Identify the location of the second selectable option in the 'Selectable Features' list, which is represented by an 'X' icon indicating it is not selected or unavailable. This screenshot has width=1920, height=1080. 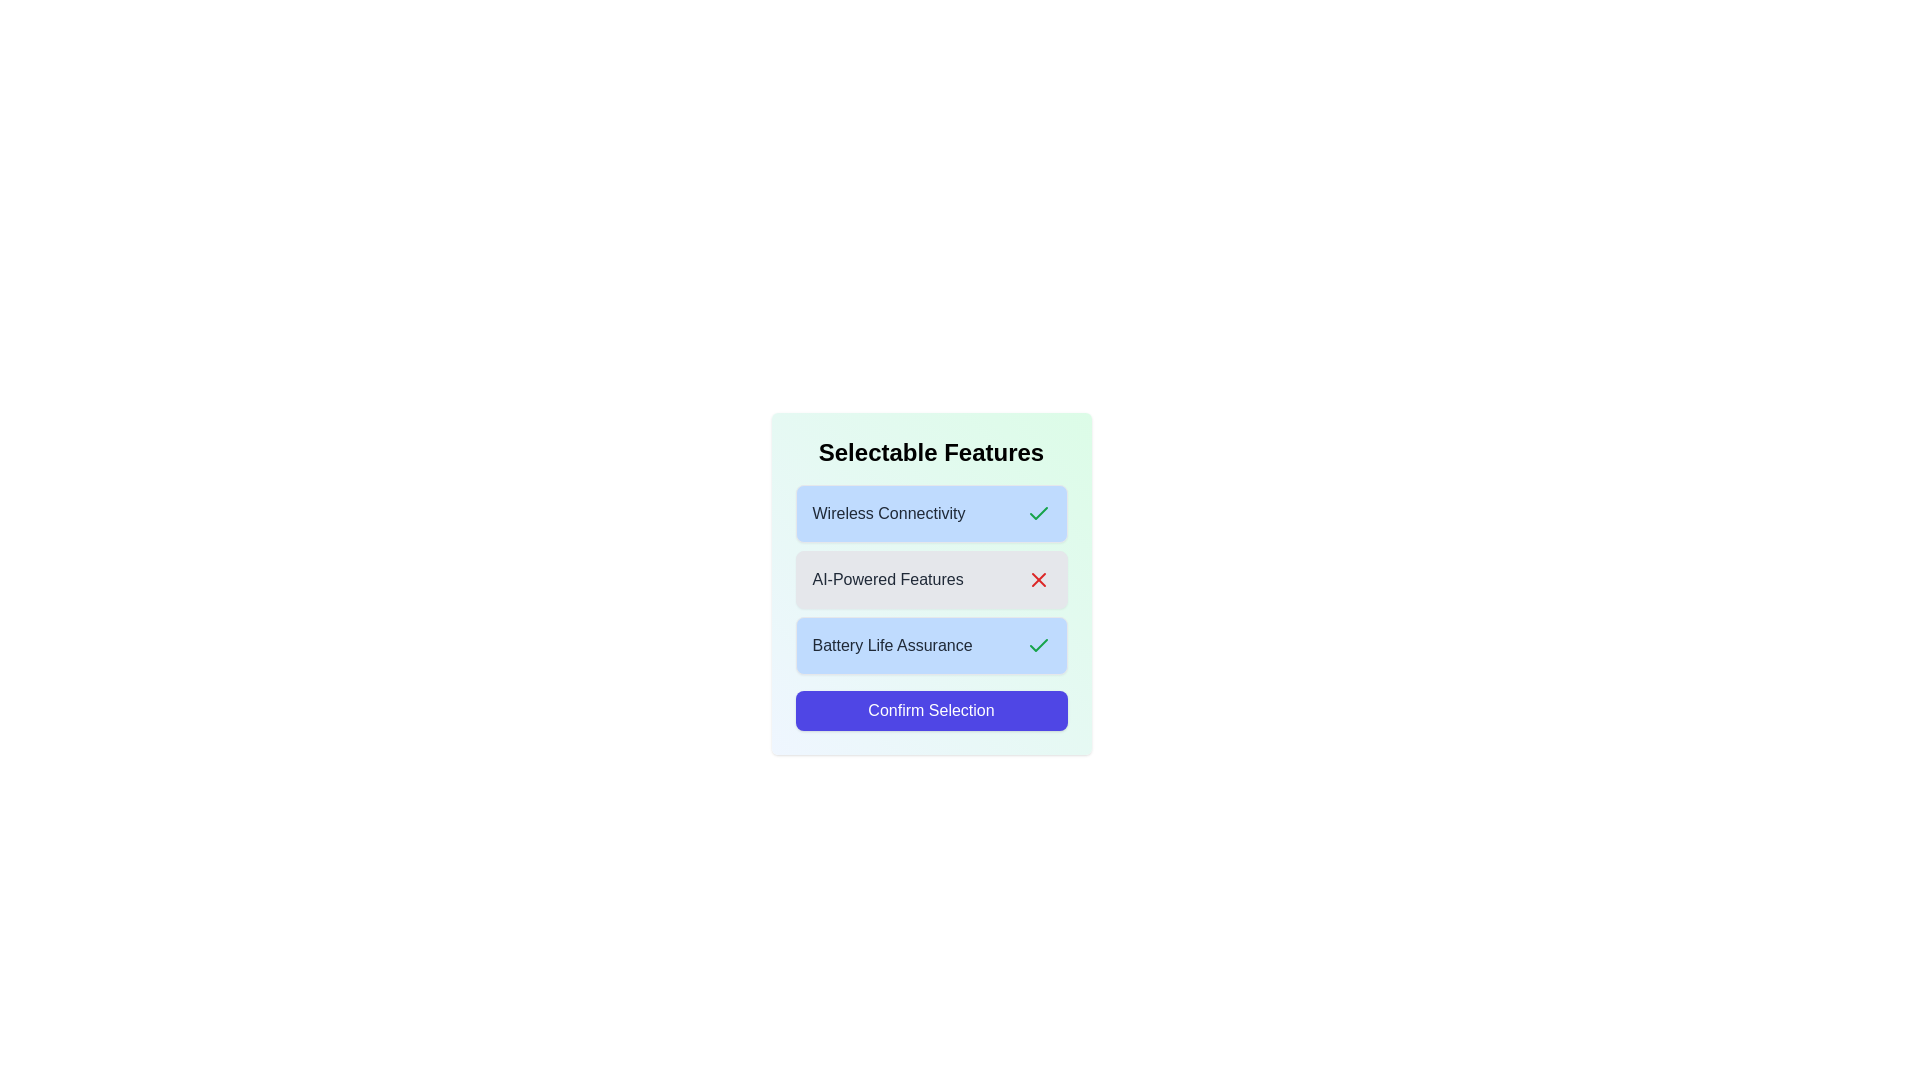
(930, 579).